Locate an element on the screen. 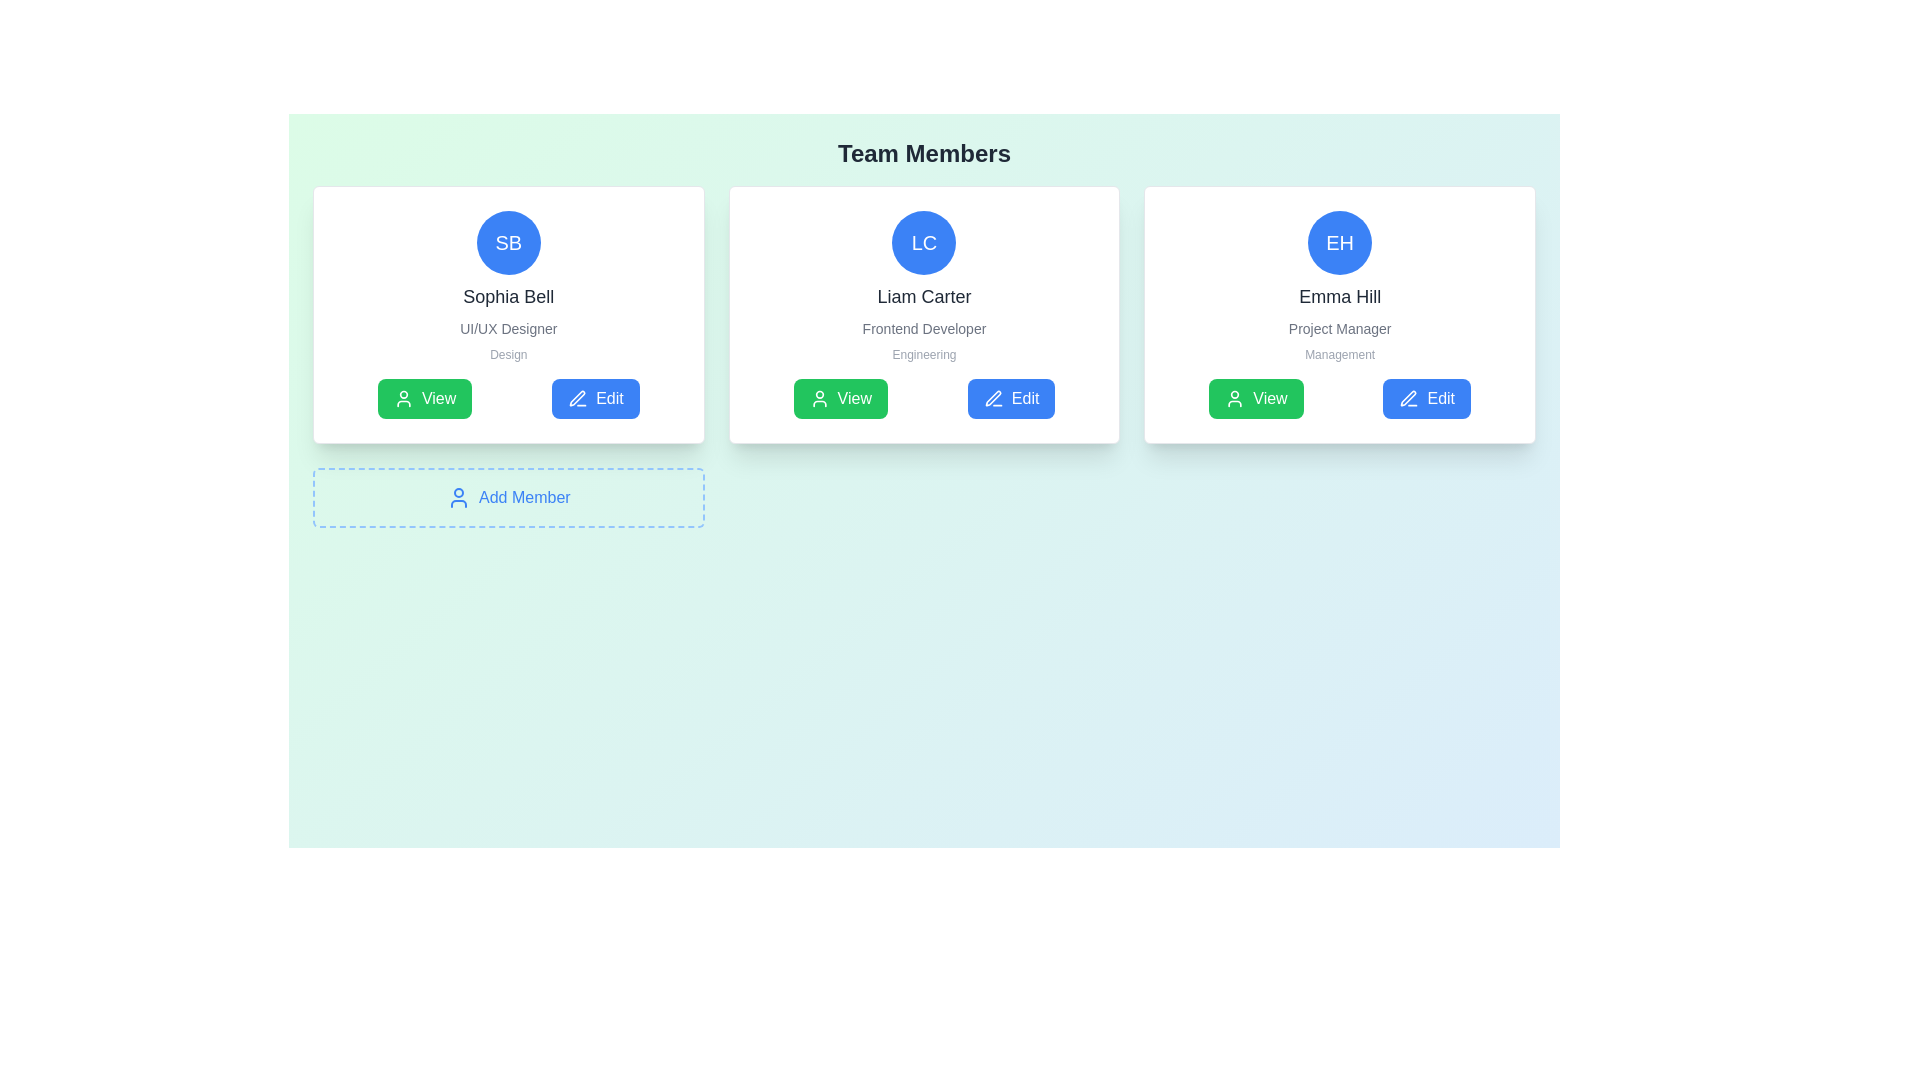 This screenshot has width=1920, height=1080. the 'Edit' icon within the blue button is located at coordinates (1408, 398).